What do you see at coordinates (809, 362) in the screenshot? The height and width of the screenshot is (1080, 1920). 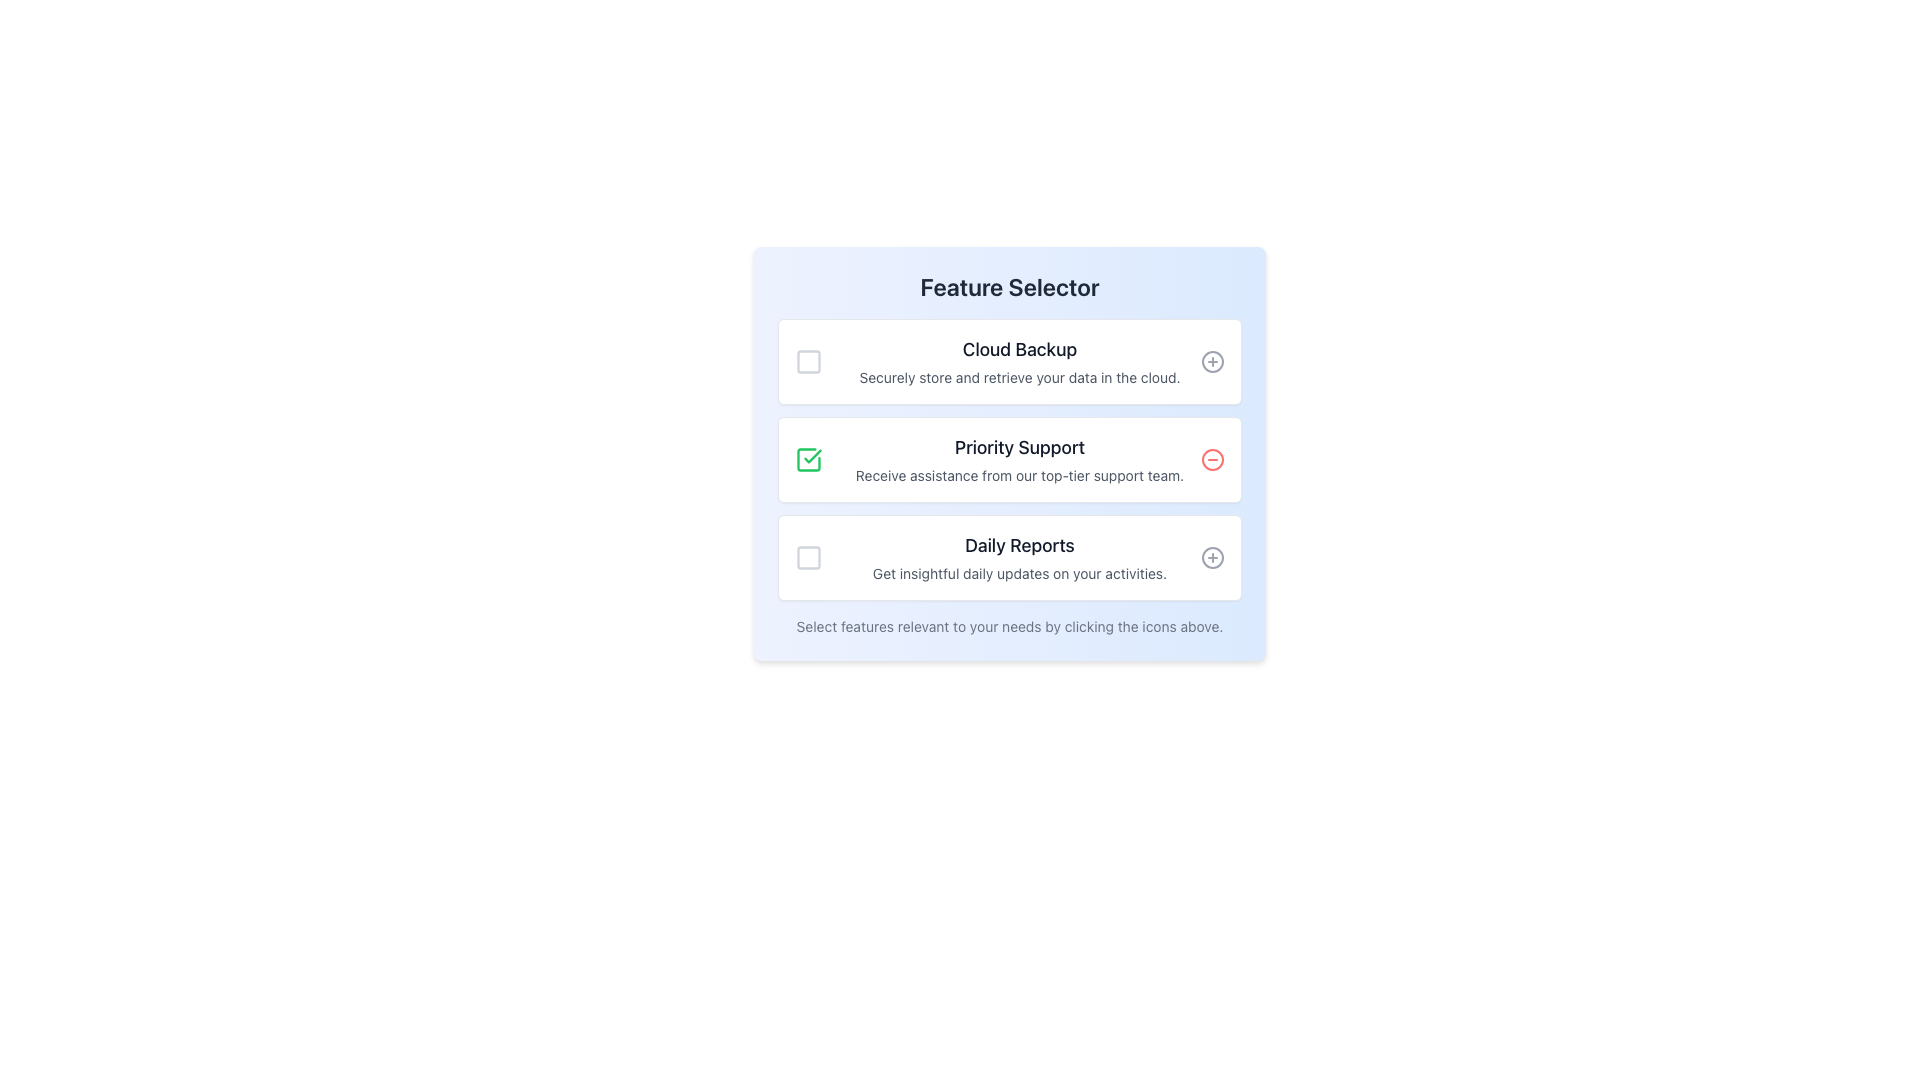 I see `the Checkbox-style icon for 'Cloud Backup'` at bounding box center [809, 362].